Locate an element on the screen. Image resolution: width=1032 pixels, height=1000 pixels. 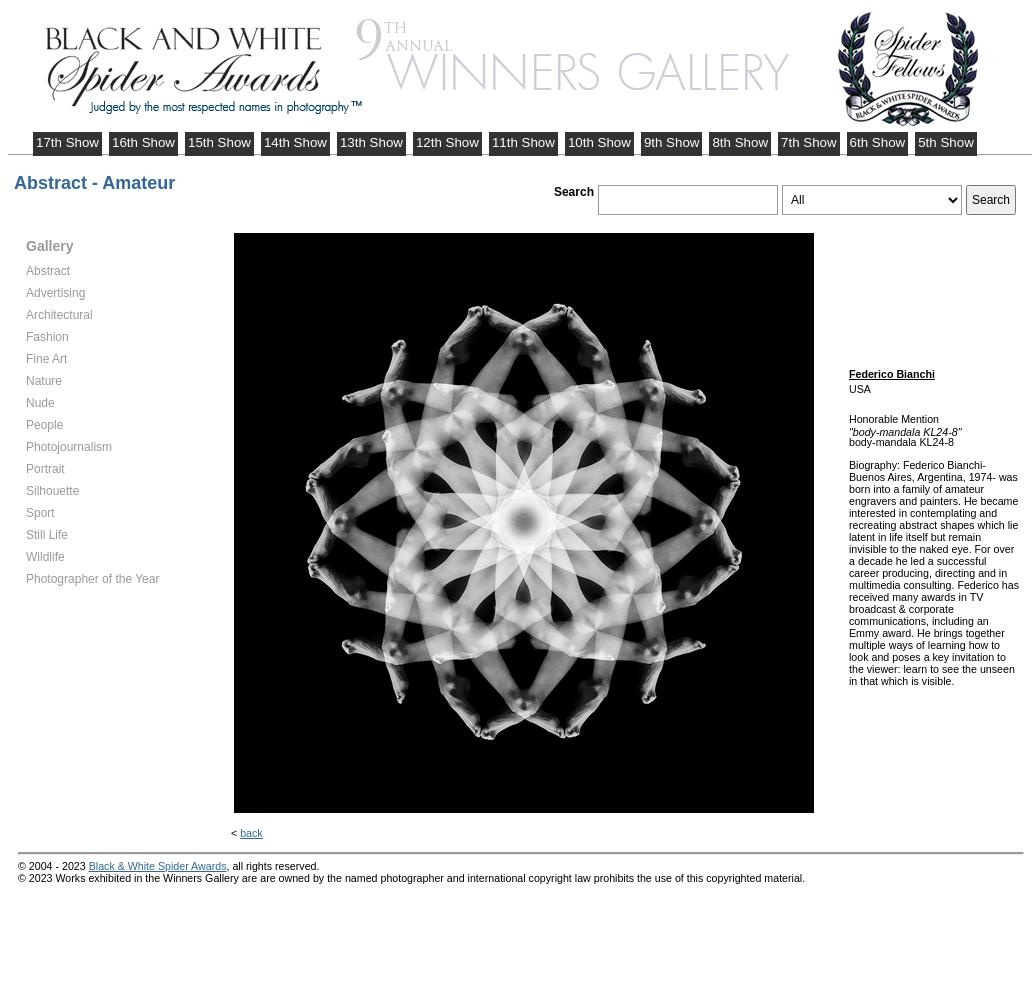
'<' is located at coordinates (234, 831).